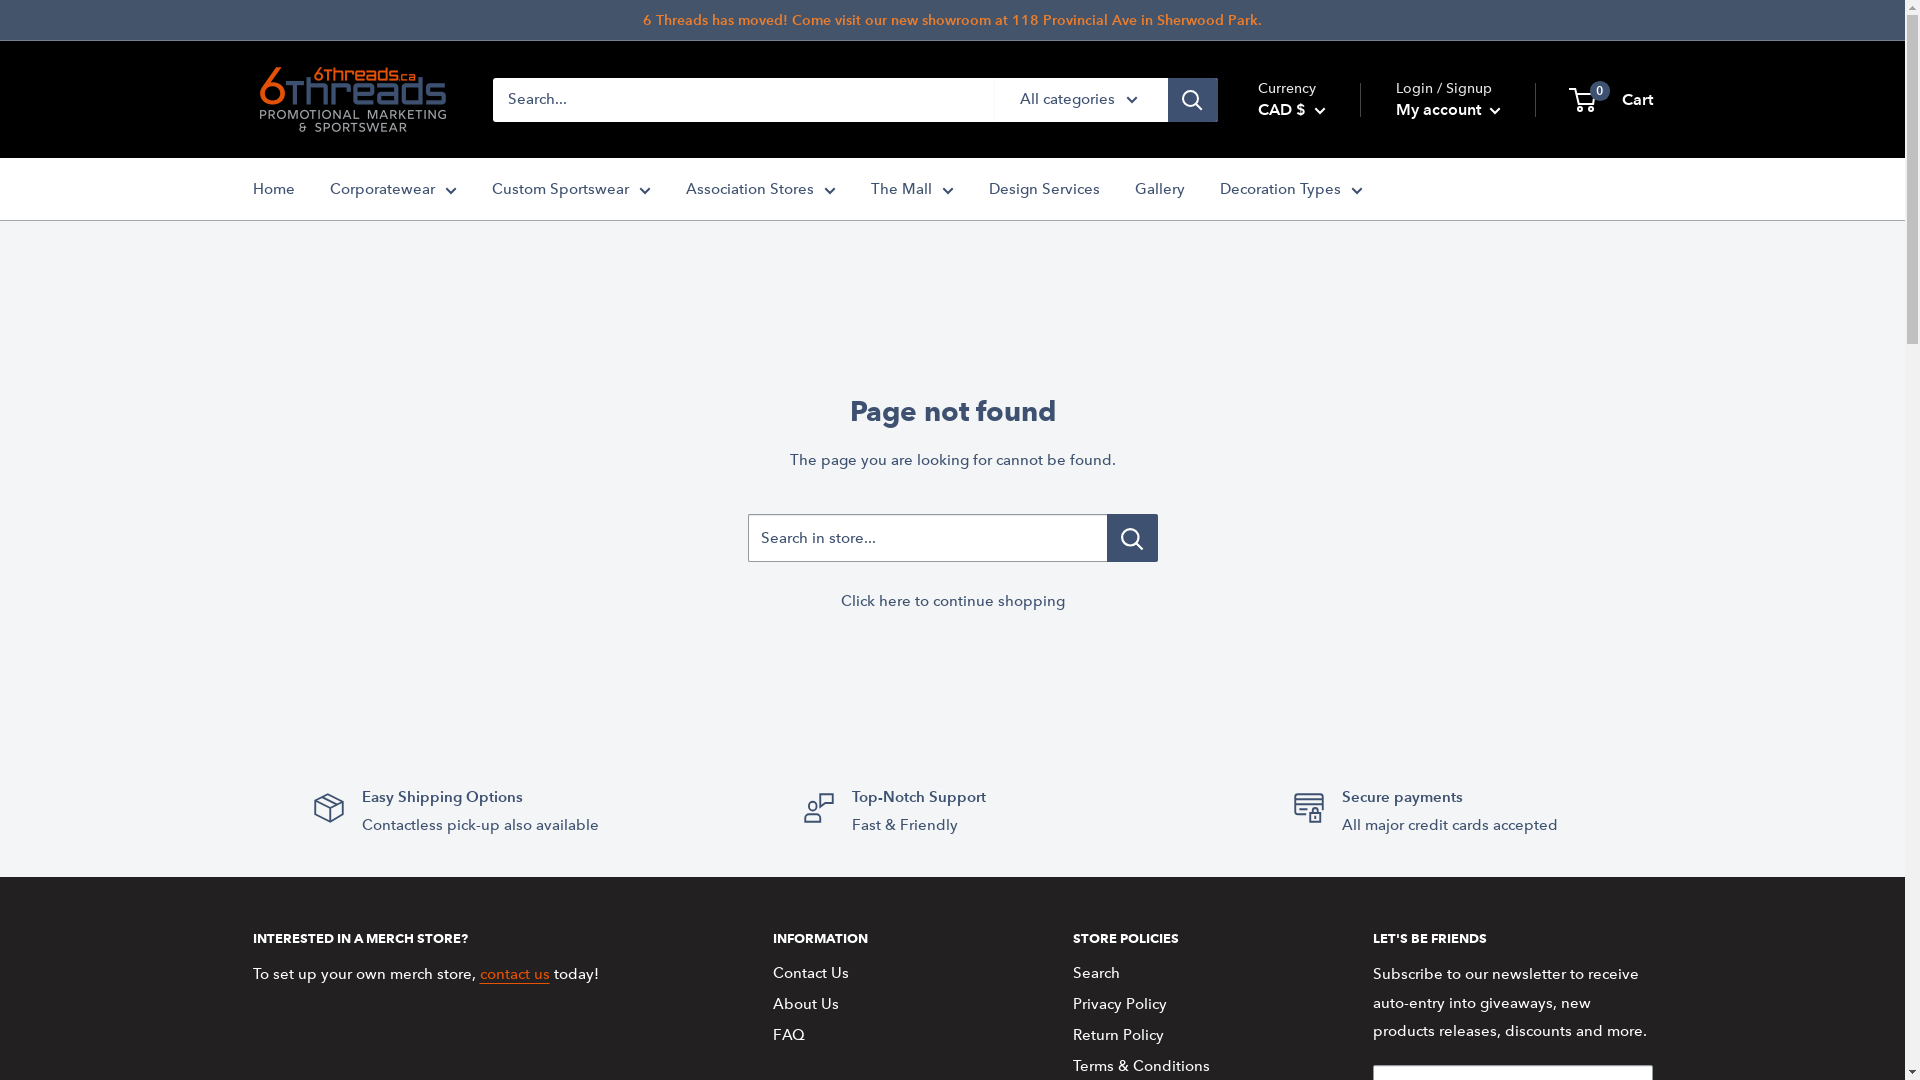  What do you see at coordinates (570, 189) in the screenshot?
I see `'Custom Sportswear'` at bounding box center [570, 189].